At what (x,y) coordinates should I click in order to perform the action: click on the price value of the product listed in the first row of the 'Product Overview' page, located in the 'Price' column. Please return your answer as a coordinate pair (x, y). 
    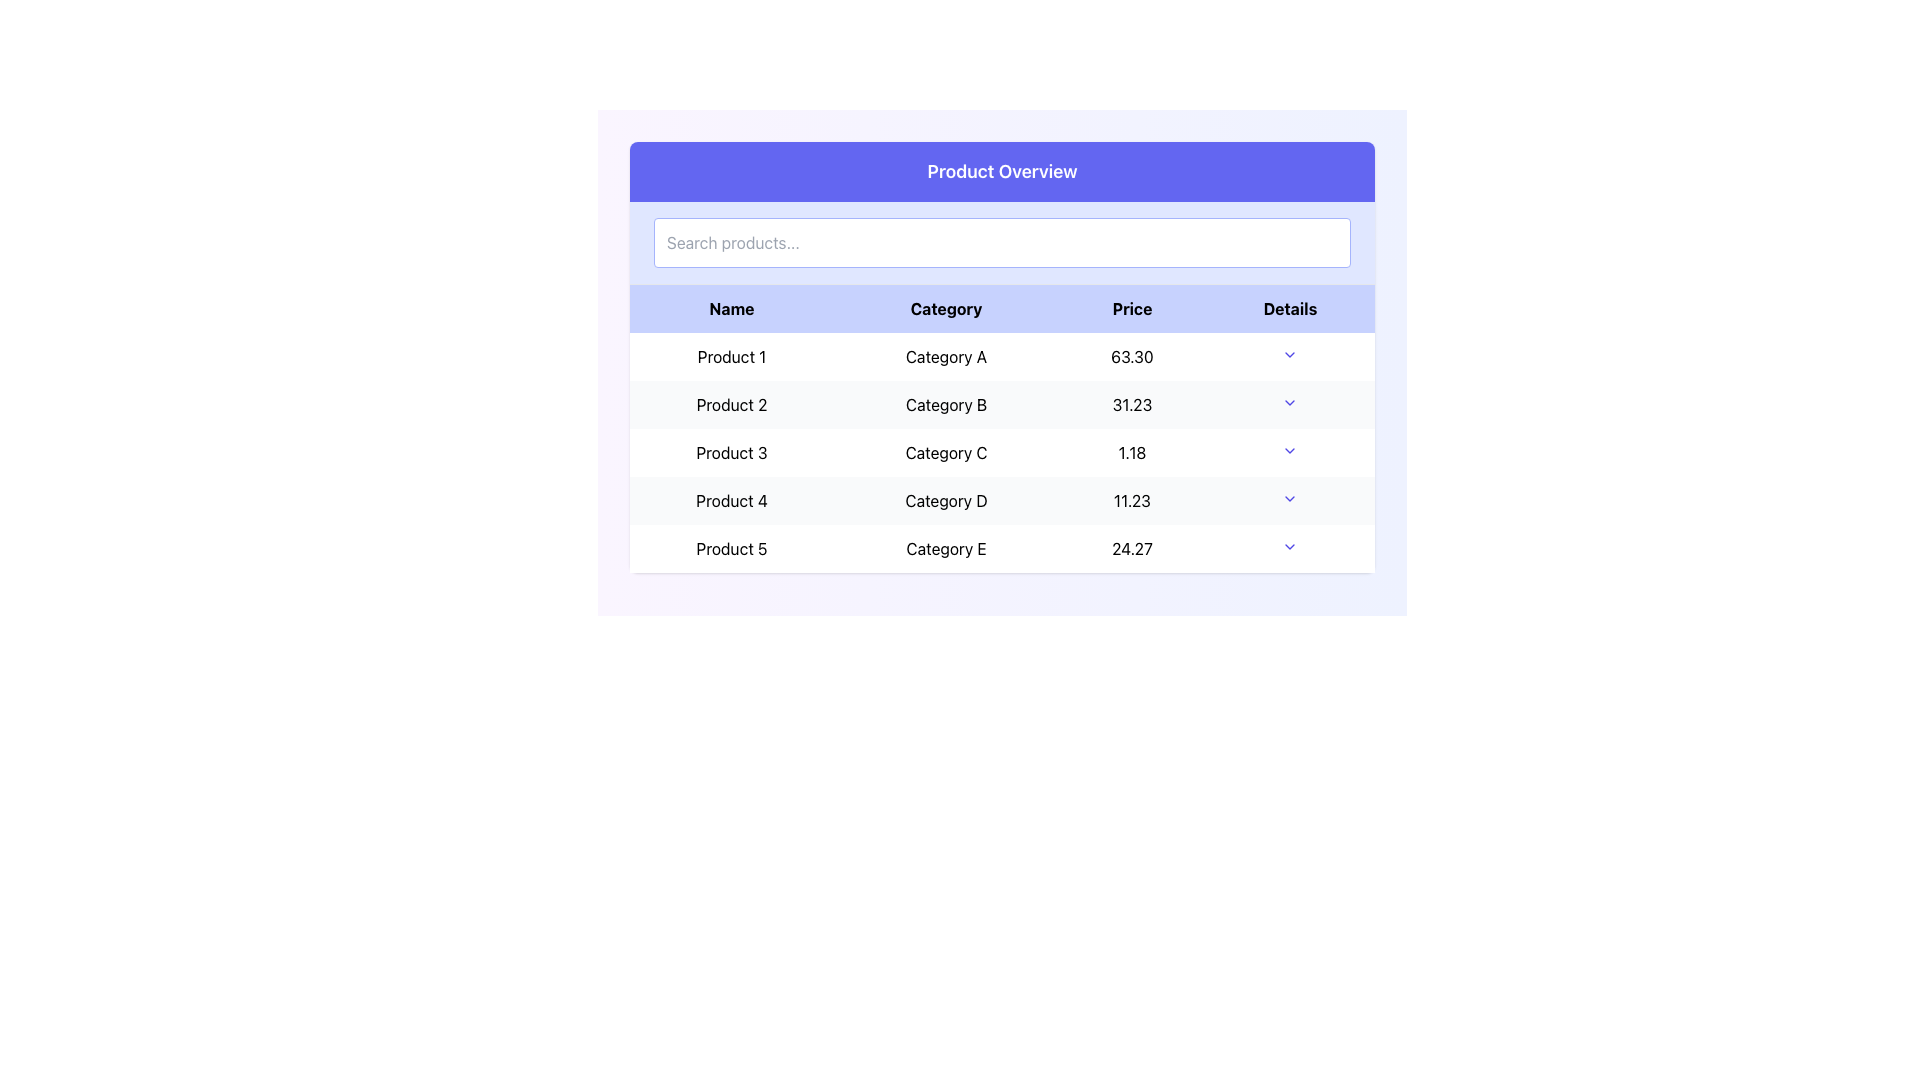
    Looking at the image, I should click on (1132, 356).